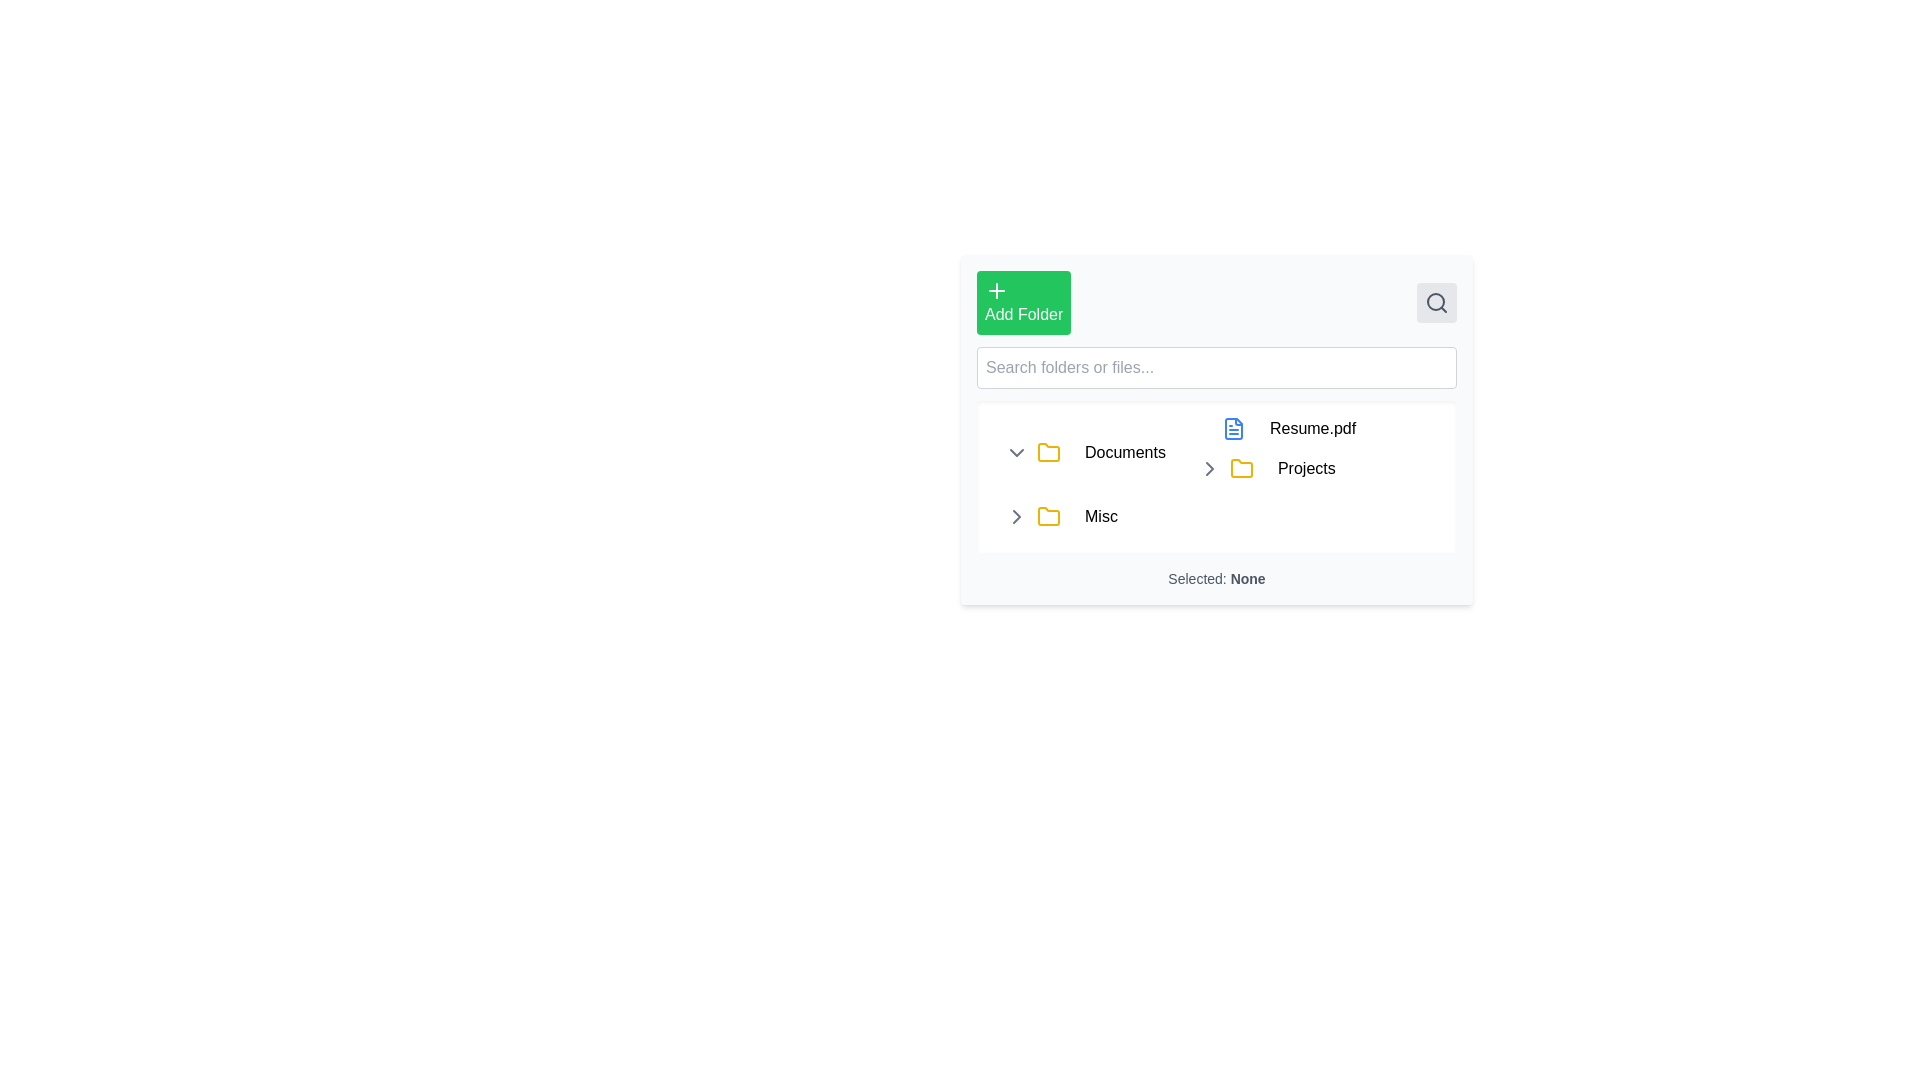 The width and height of the screenshot is (1920, 1080). Describe the element at coordinates (1017, 515) in the screenshot. I see `the Icon button that serves as a toggle for expanding or collapsing the 'Misc' folder view, located to the left of the text 'Misc'` at that location.